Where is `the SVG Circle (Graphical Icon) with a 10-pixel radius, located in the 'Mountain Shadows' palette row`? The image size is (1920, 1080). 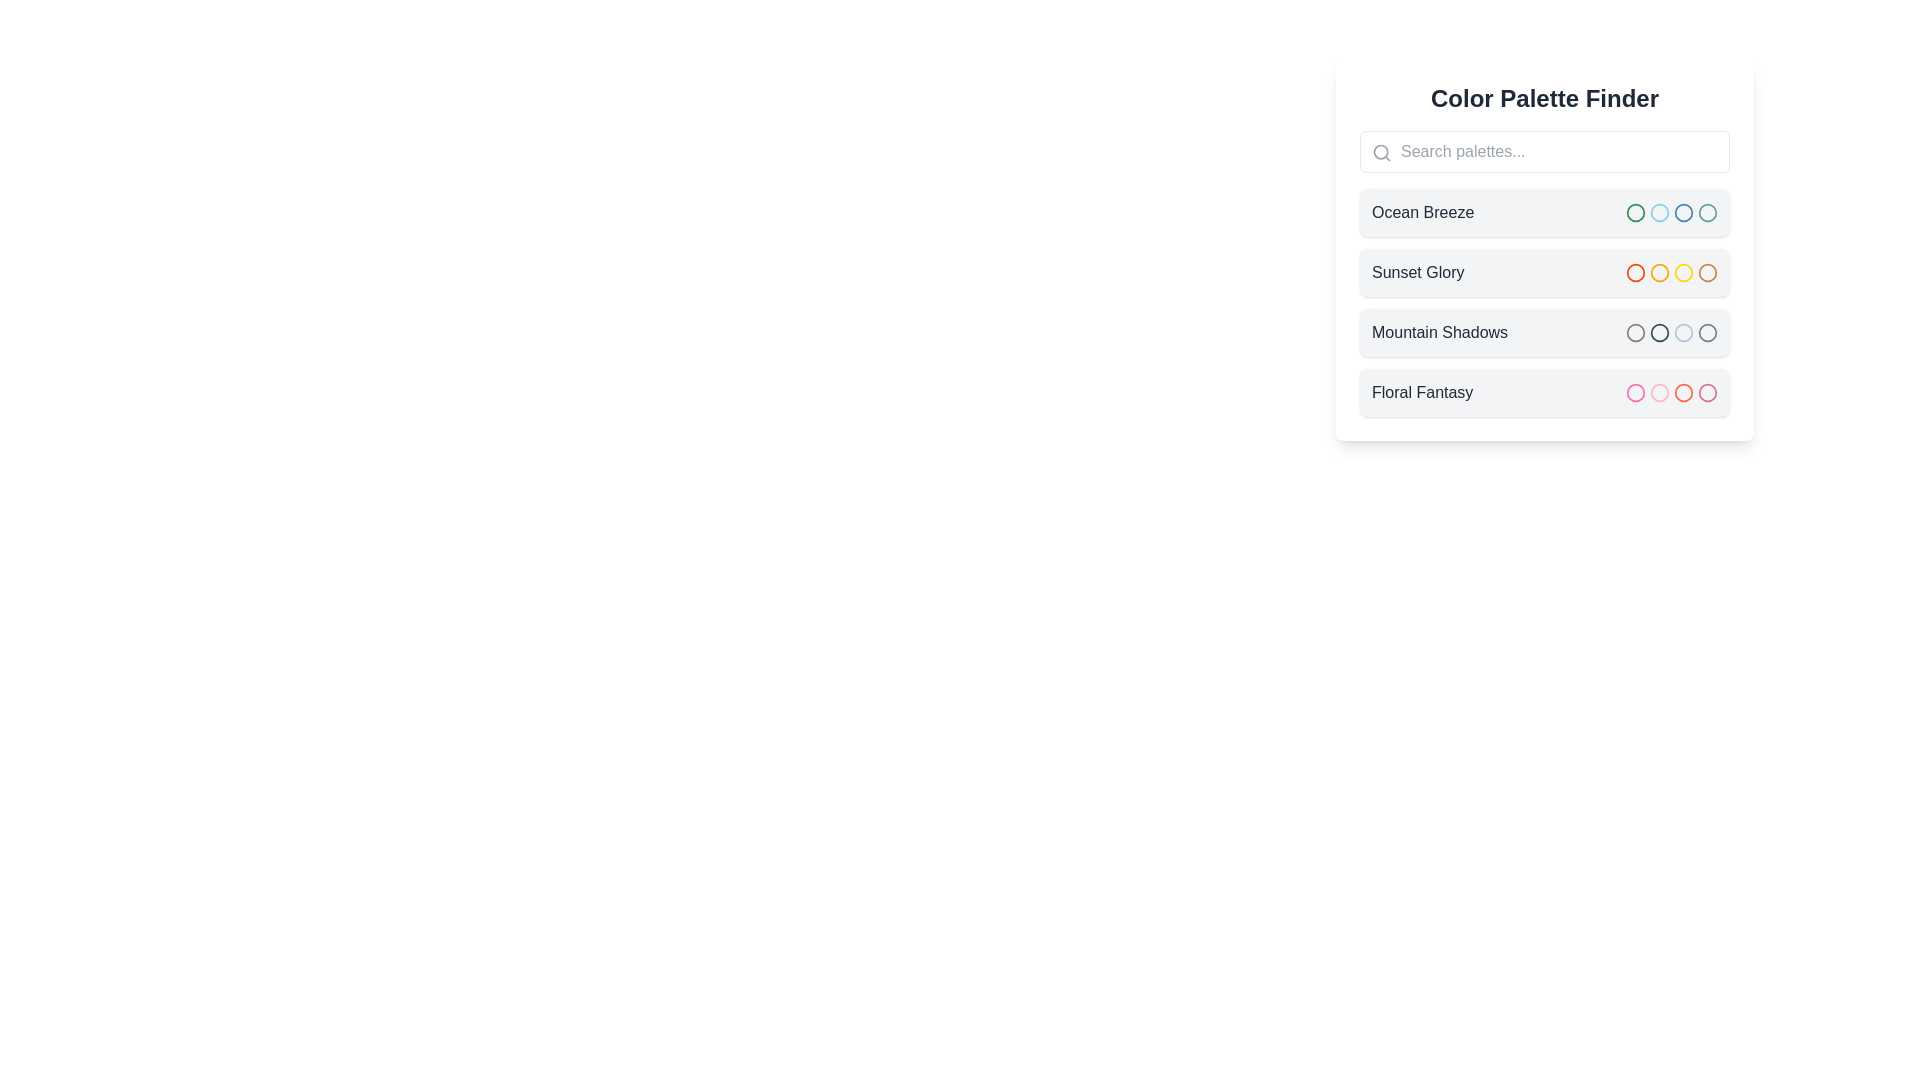
the SVG Circle (Graphical Icon) with a 10-pixel radius, located in the 'Mountain Shadows' palette row is located at coordinates (1707, 331).